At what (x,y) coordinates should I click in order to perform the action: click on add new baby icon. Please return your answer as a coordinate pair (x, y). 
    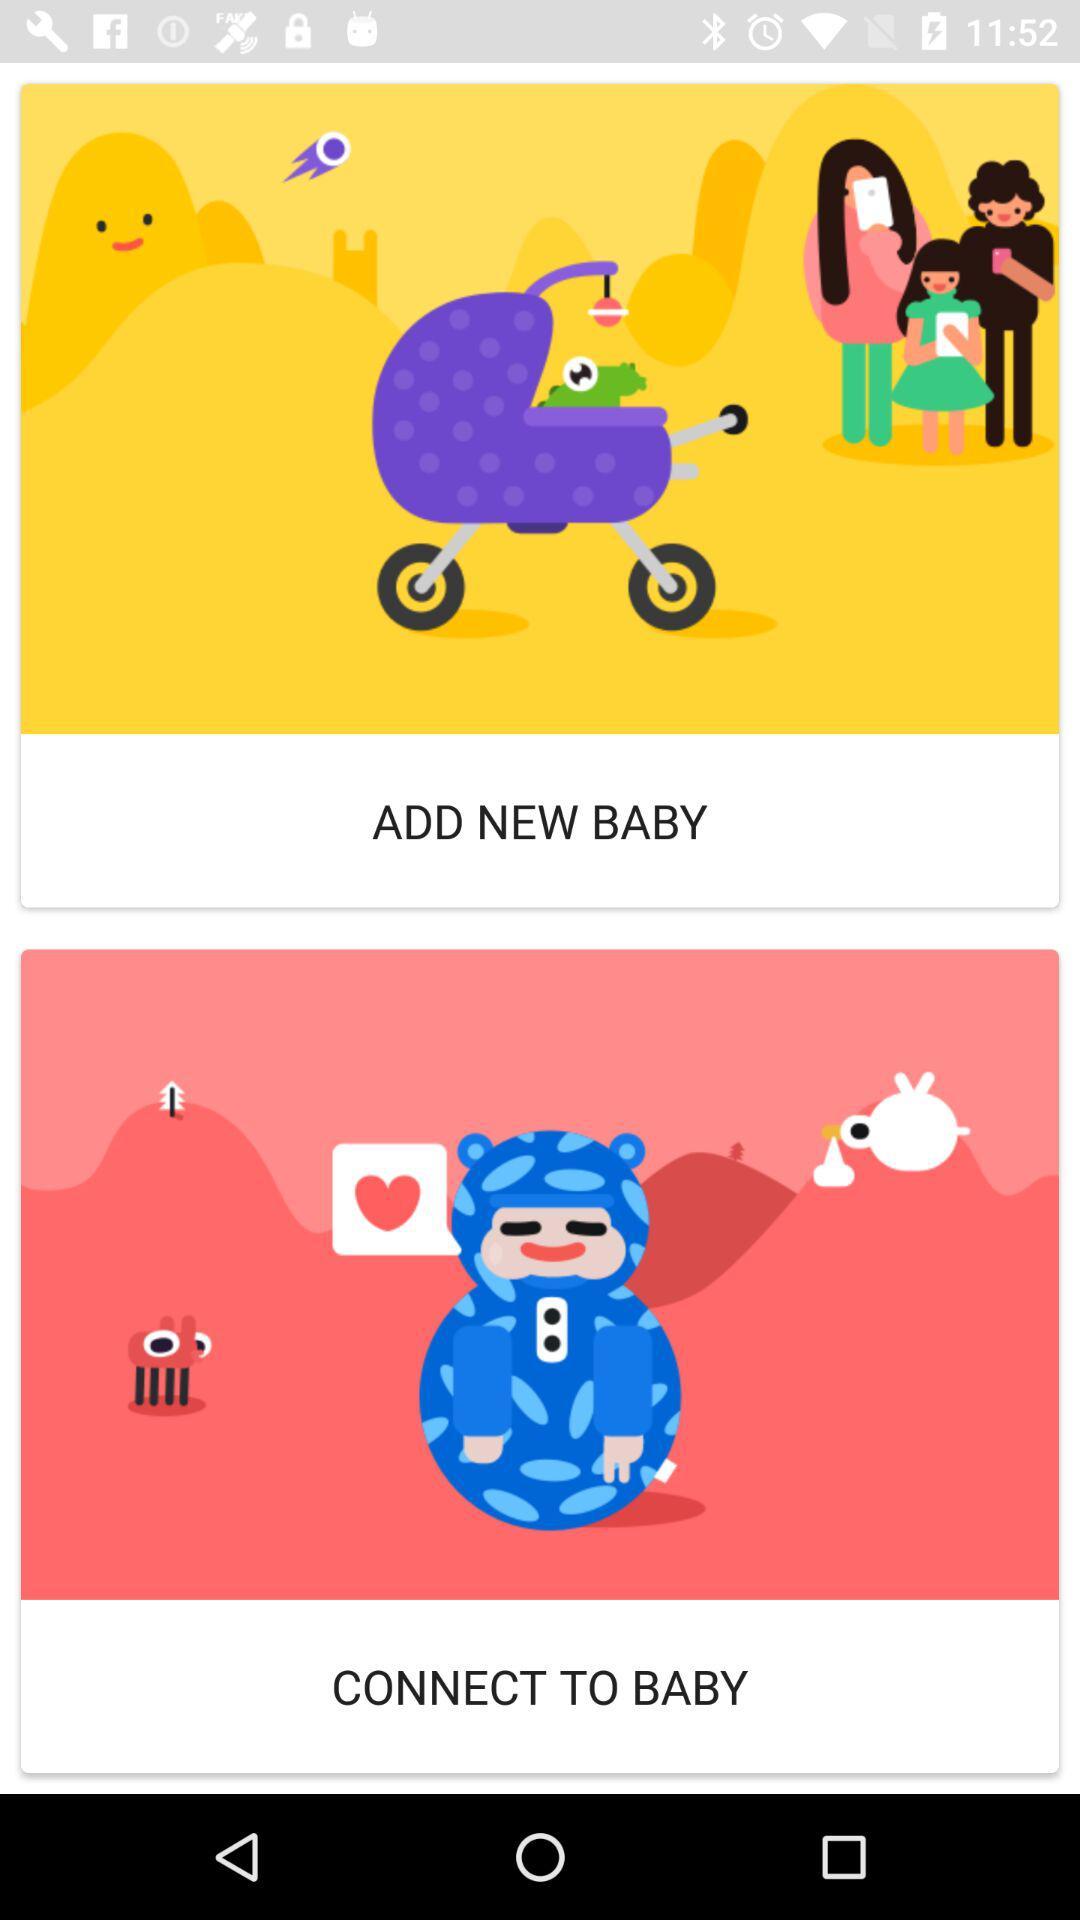
    Looking at the image, I should click on (540, 820).